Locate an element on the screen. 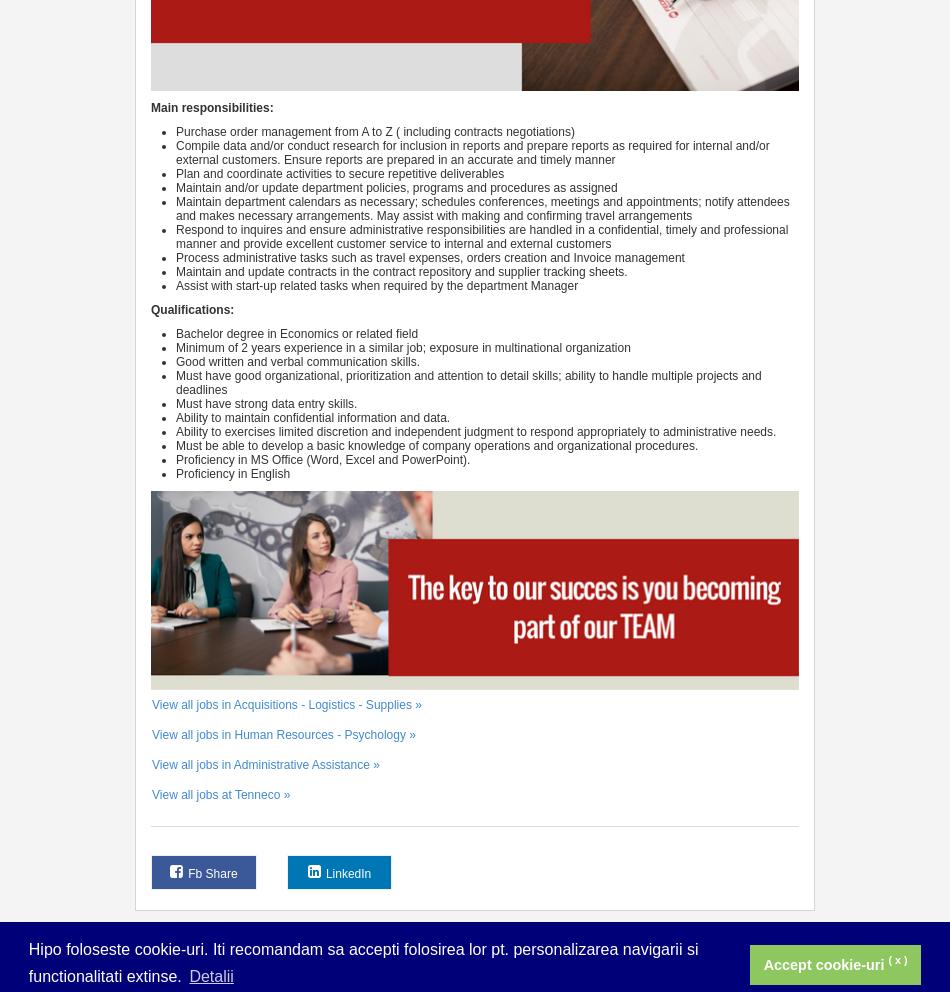 The height and width of the screenshot is (992, 950). 'Compile data and/or conduct research for inclusion in reports and prepare reports as required for internal and/or external customers. Ensure reports are prepared in an accurate and timely manner' is located at coordinates (471, 151).